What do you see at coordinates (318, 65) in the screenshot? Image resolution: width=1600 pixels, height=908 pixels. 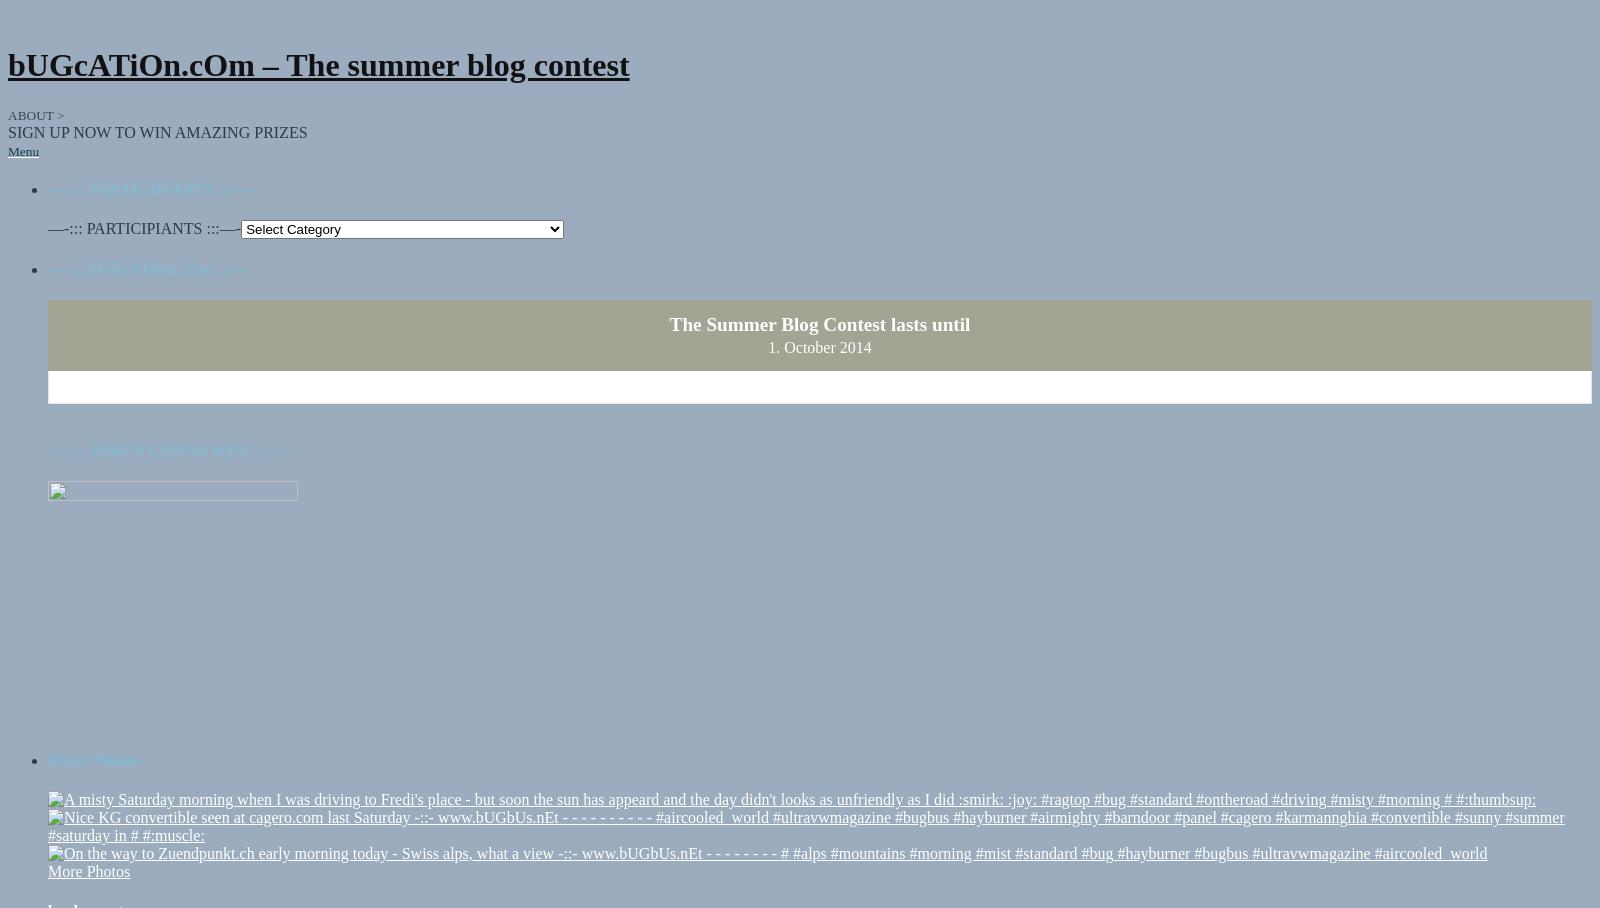 I see `'bUGcATiOn.cOm – The summer blog contest'` at bounding box center [318, 65].